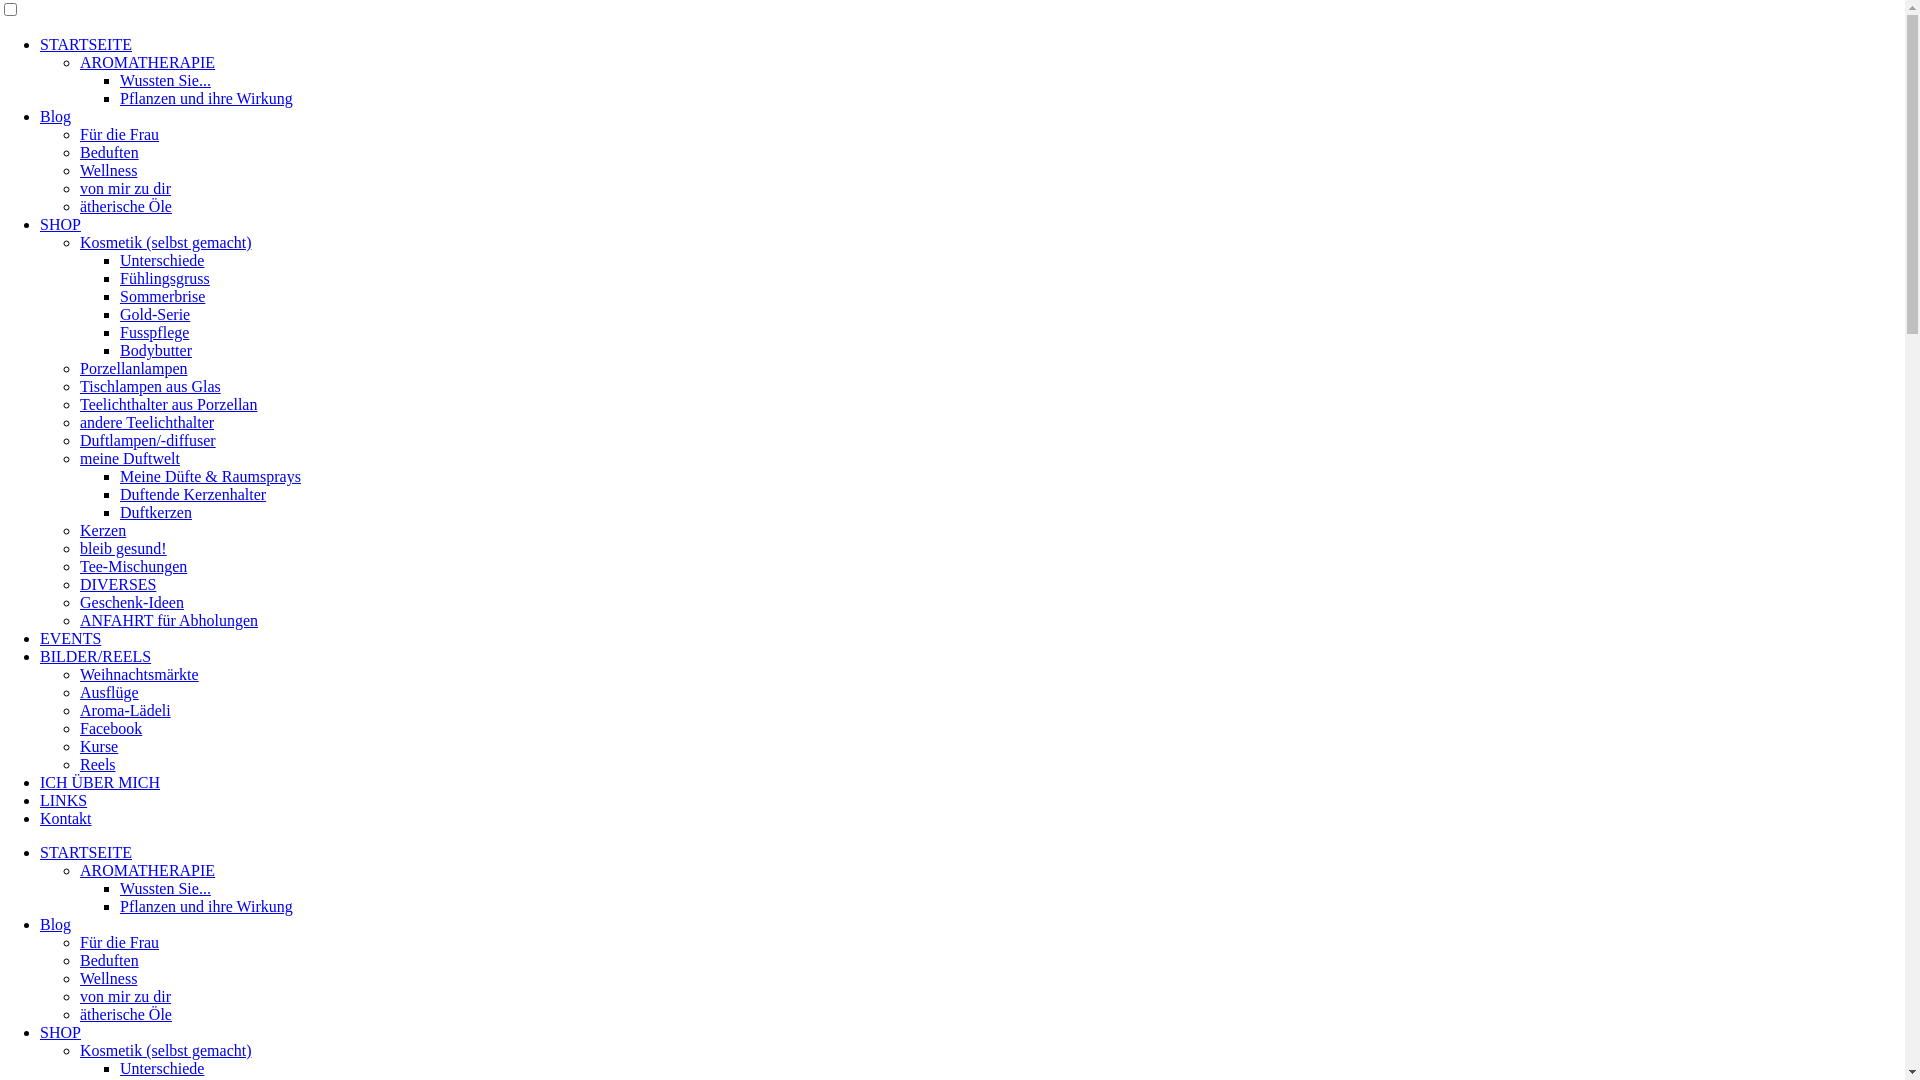  Describe the element at coordinates (55, 116) in the screenshot. I see `'Blog'` at that location.